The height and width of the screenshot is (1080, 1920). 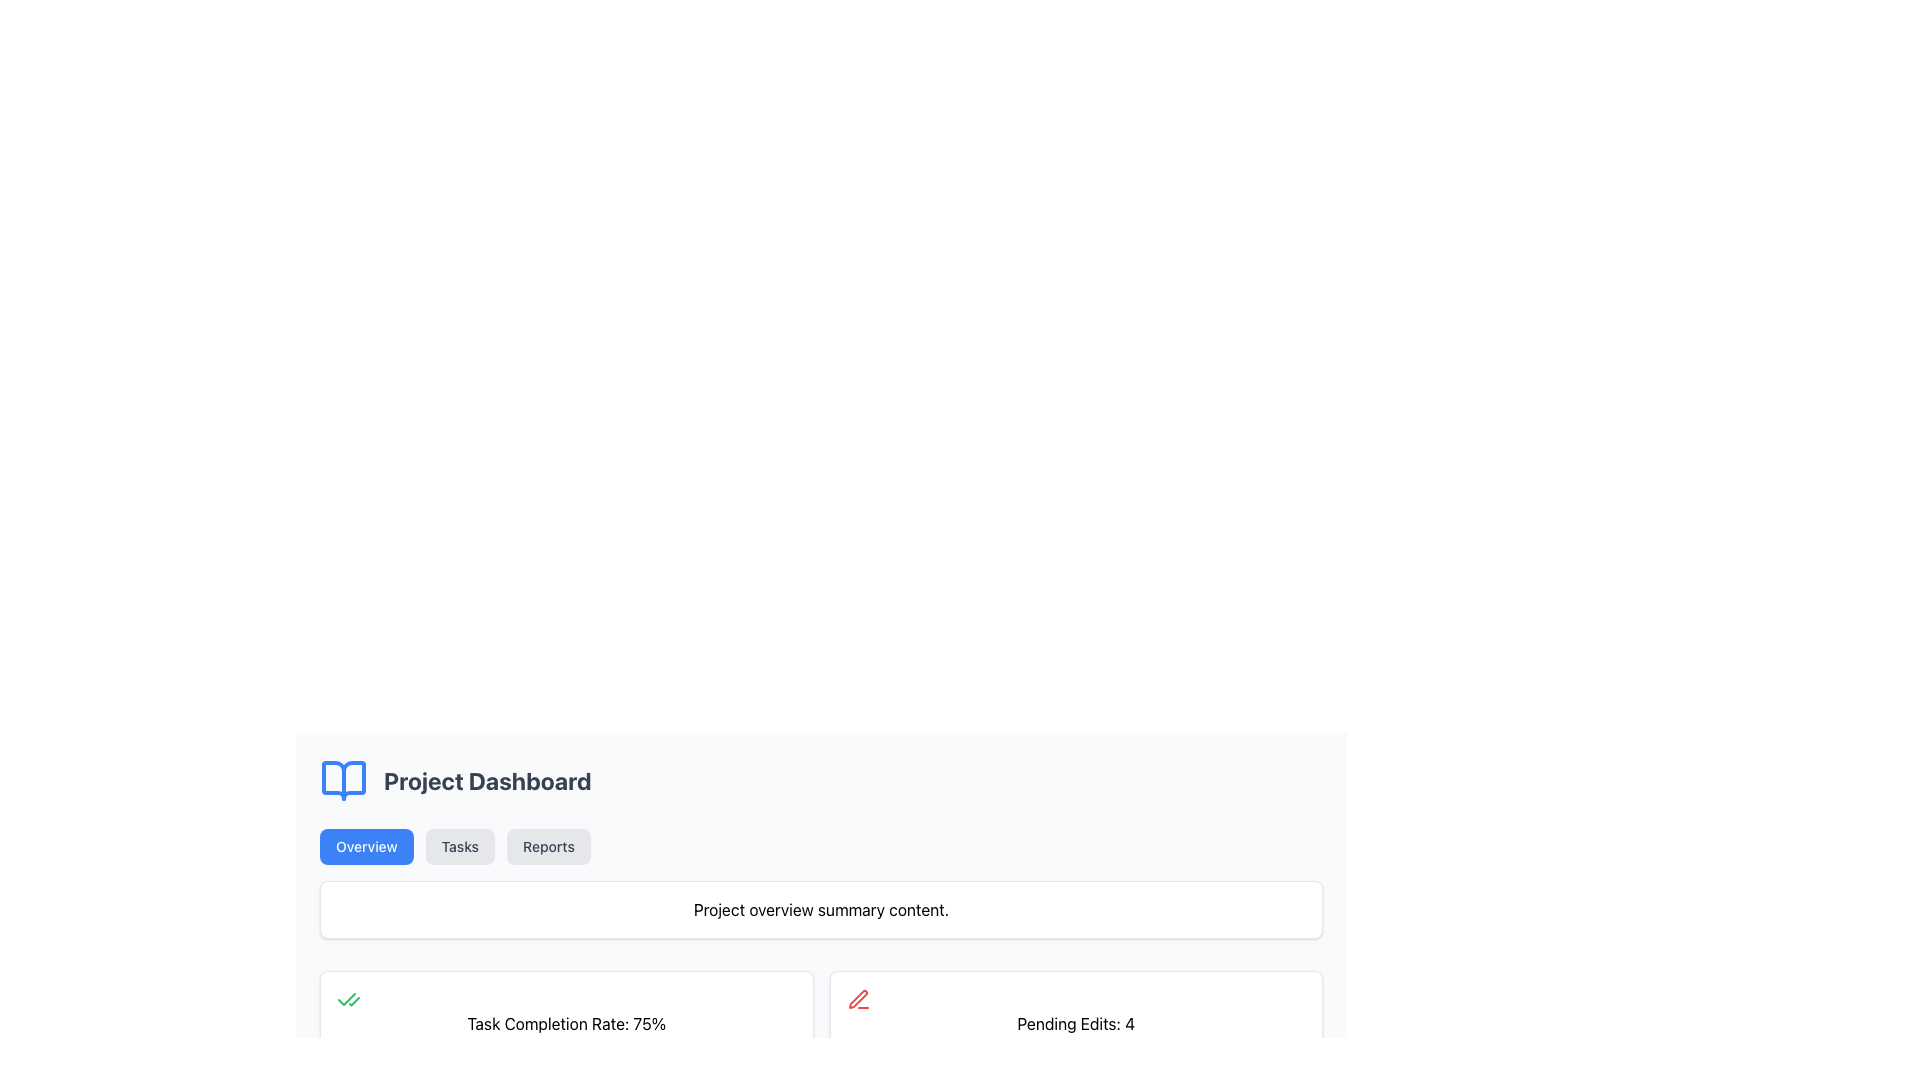 What do you see at coordinates (459, 847) in the screenshot?
I see `the 'Tasks' button, which is the second button in a horizontal arrangement below the 'Project Dashboard' header, to potentially see a tooltip` at bounding box center [459, 847].